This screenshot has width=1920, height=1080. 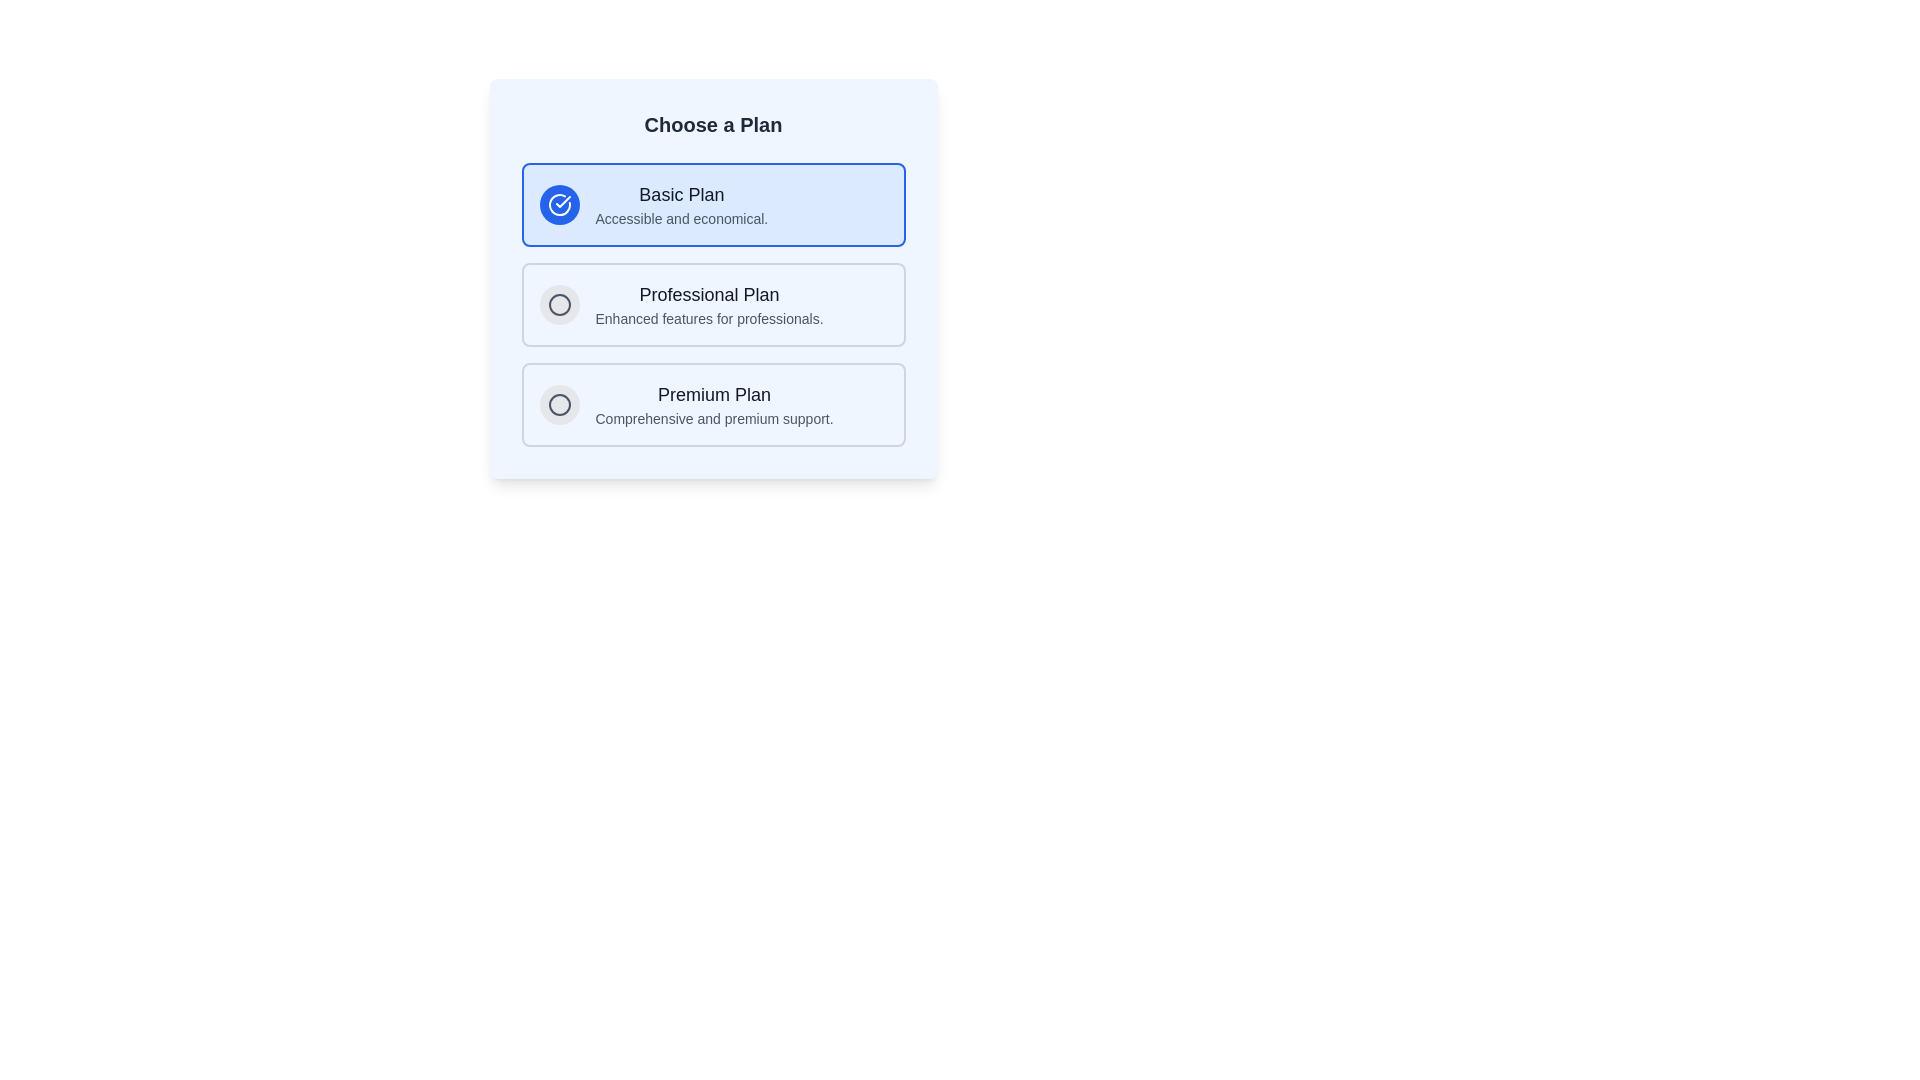 I want to click on label displaying 'Premium Plan' which is in bold dark gray text, located above the description 'Comprehensive and premium support' in the bottommost plan option of a vertical list, so click(x=714, y=394).